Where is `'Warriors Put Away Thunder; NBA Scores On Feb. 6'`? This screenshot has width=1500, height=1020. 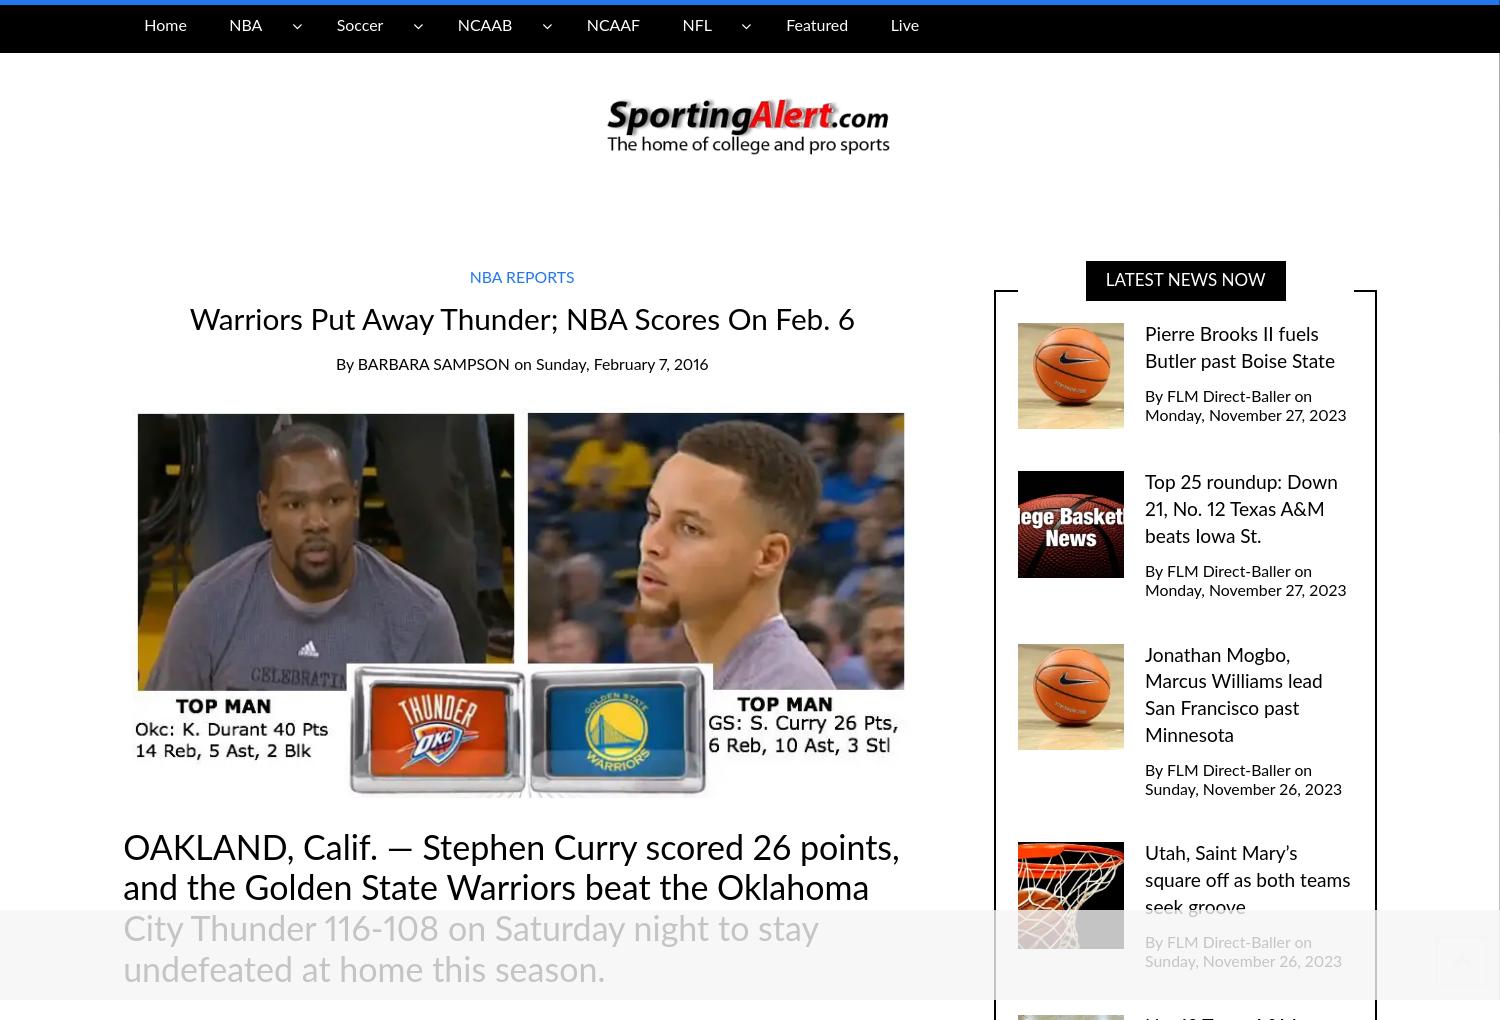 'Warriors Put Away Thunder; NBA Scores On Feb. 6' is located at coordinates (521, 319).